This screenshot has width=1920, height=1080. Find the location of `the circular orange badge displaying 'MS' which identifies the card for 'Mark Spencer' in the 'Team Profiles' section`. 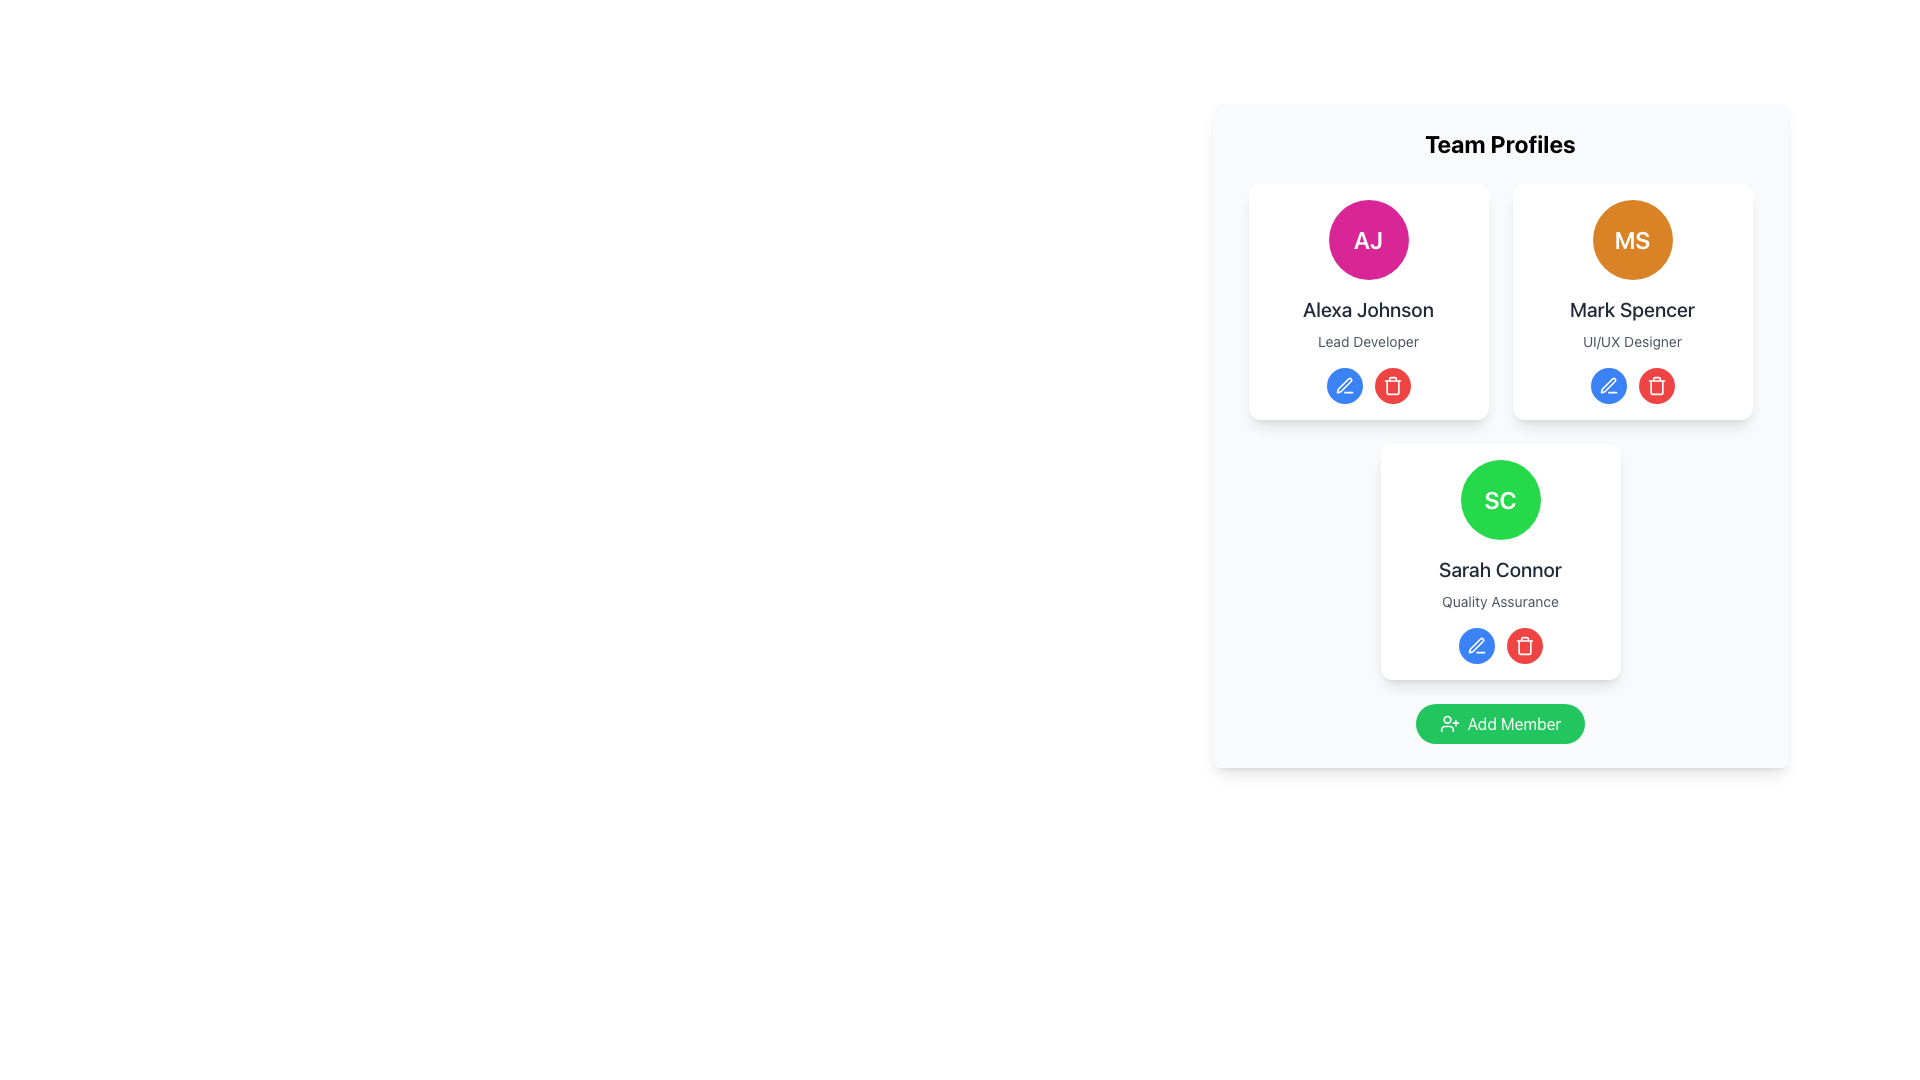

the circular orange badge displaying 'MS' which identifies the card for 'Mark Spencer' in the 'Team Profiles' section is located at coordinates (1632, 238).